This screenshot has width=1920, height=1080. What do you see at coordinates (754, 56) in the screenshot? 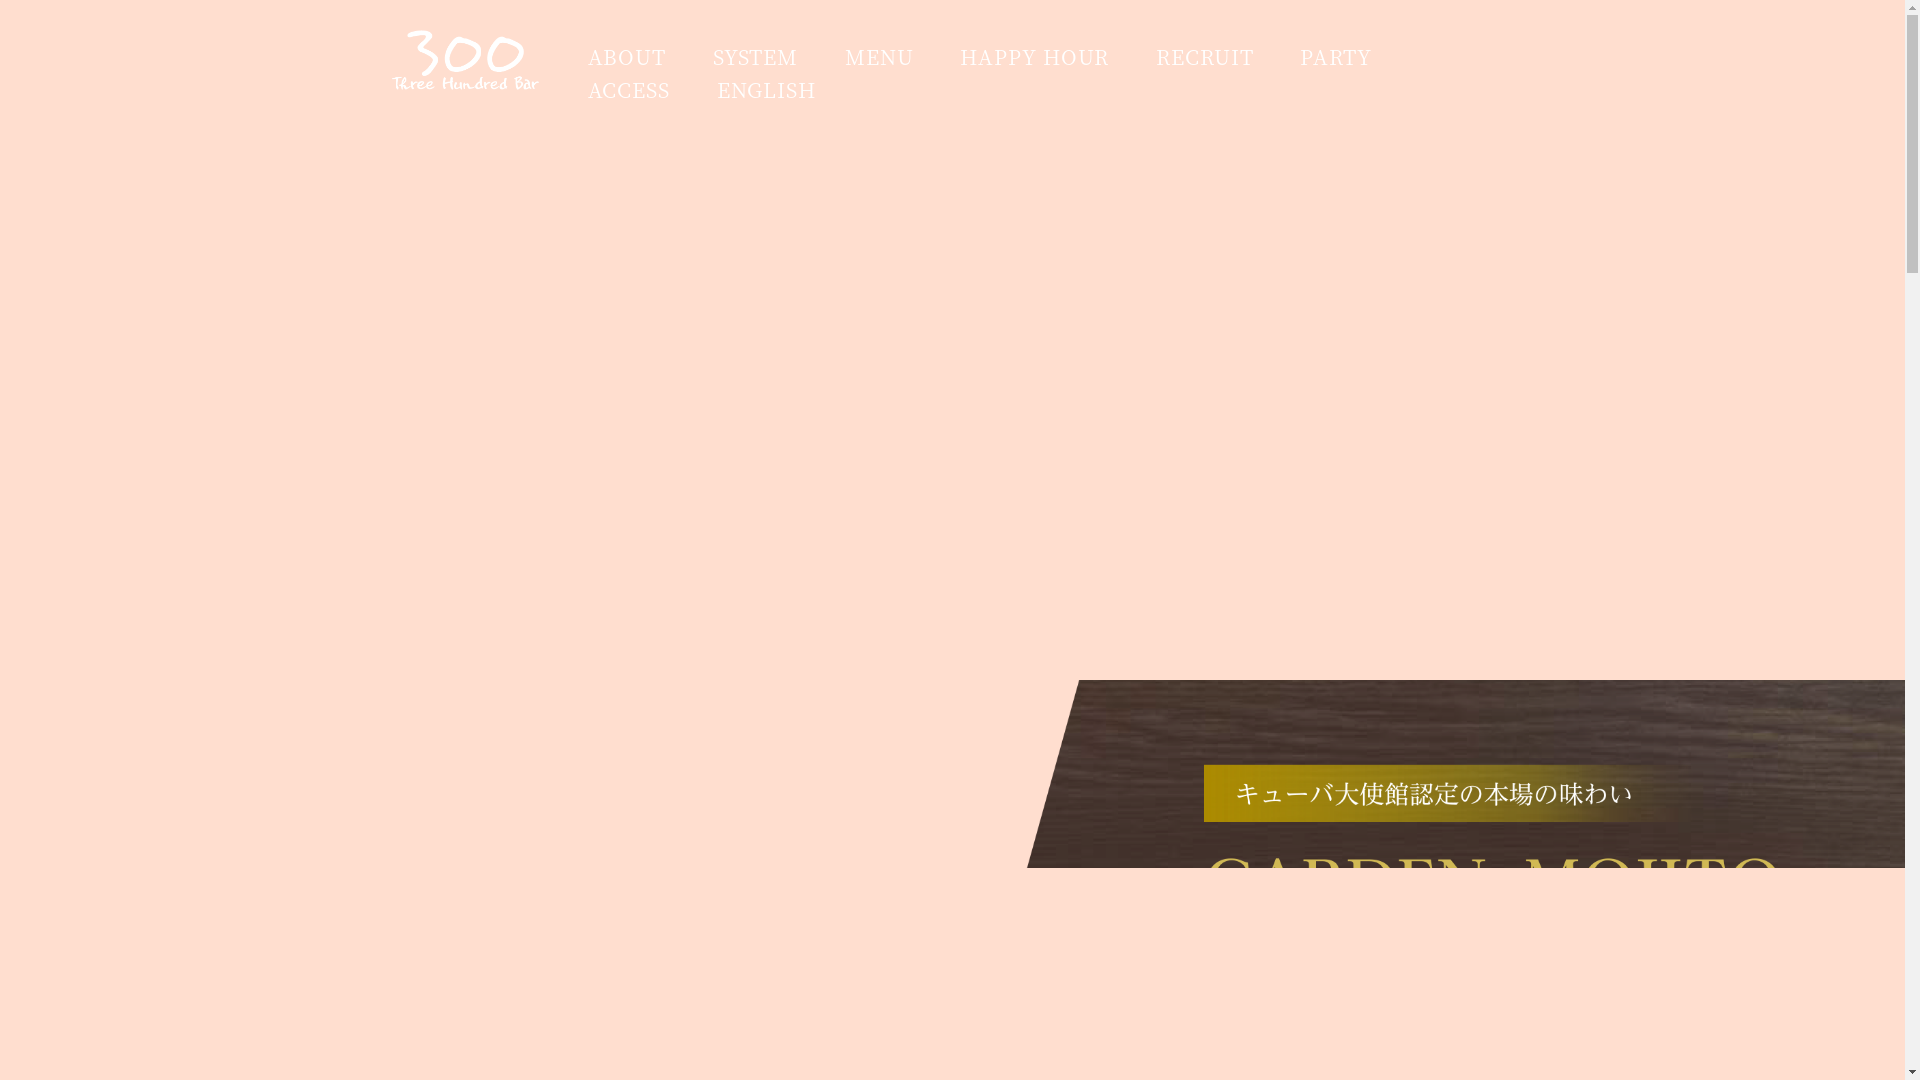
I see `'SYSTEM'` at bounding box center [754, 56].